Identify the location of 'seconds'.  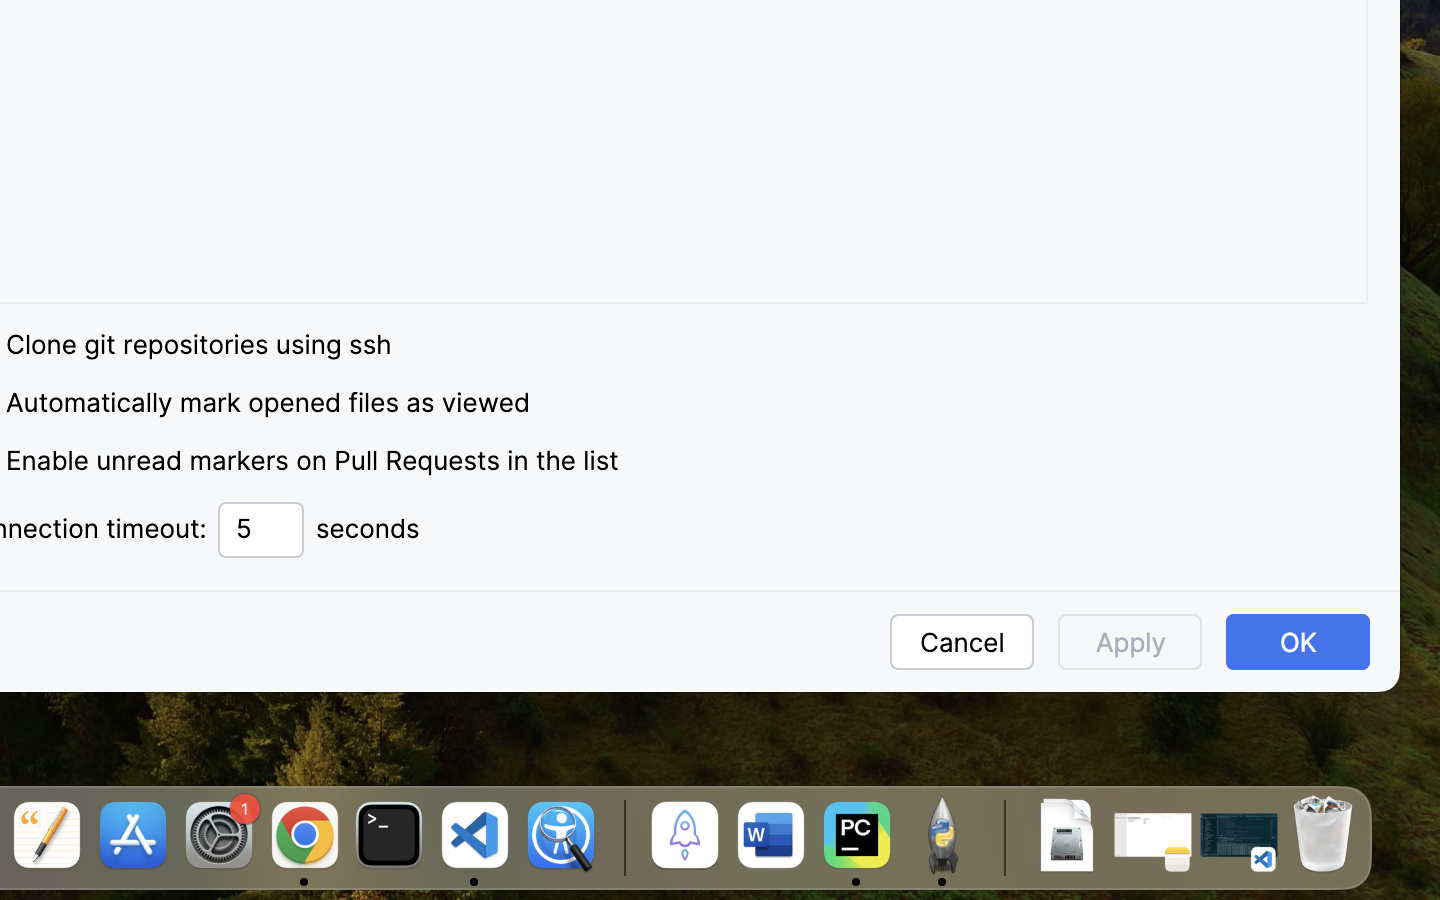
(367, 528).